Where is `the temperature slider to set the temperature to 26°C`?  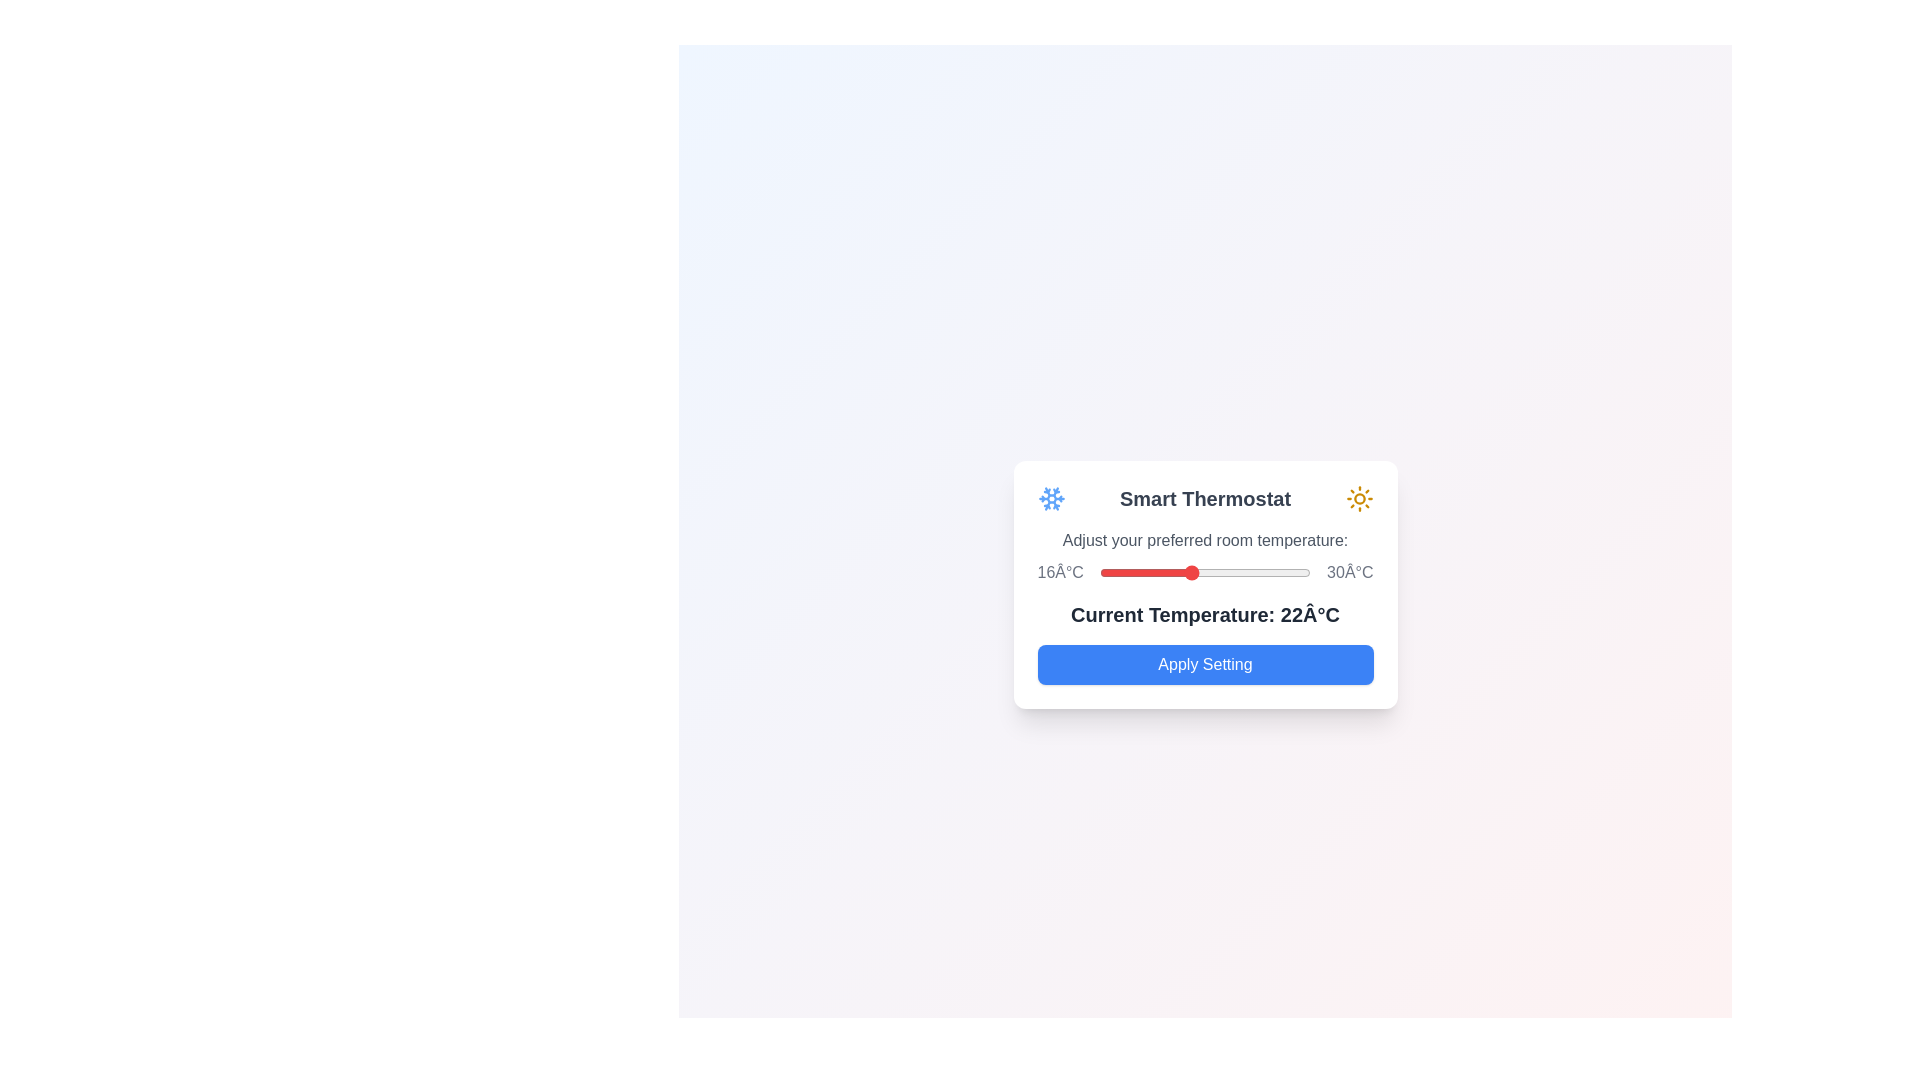
the temperature slider to set the temperature to 26°C is located at coordinates (1249, 573).